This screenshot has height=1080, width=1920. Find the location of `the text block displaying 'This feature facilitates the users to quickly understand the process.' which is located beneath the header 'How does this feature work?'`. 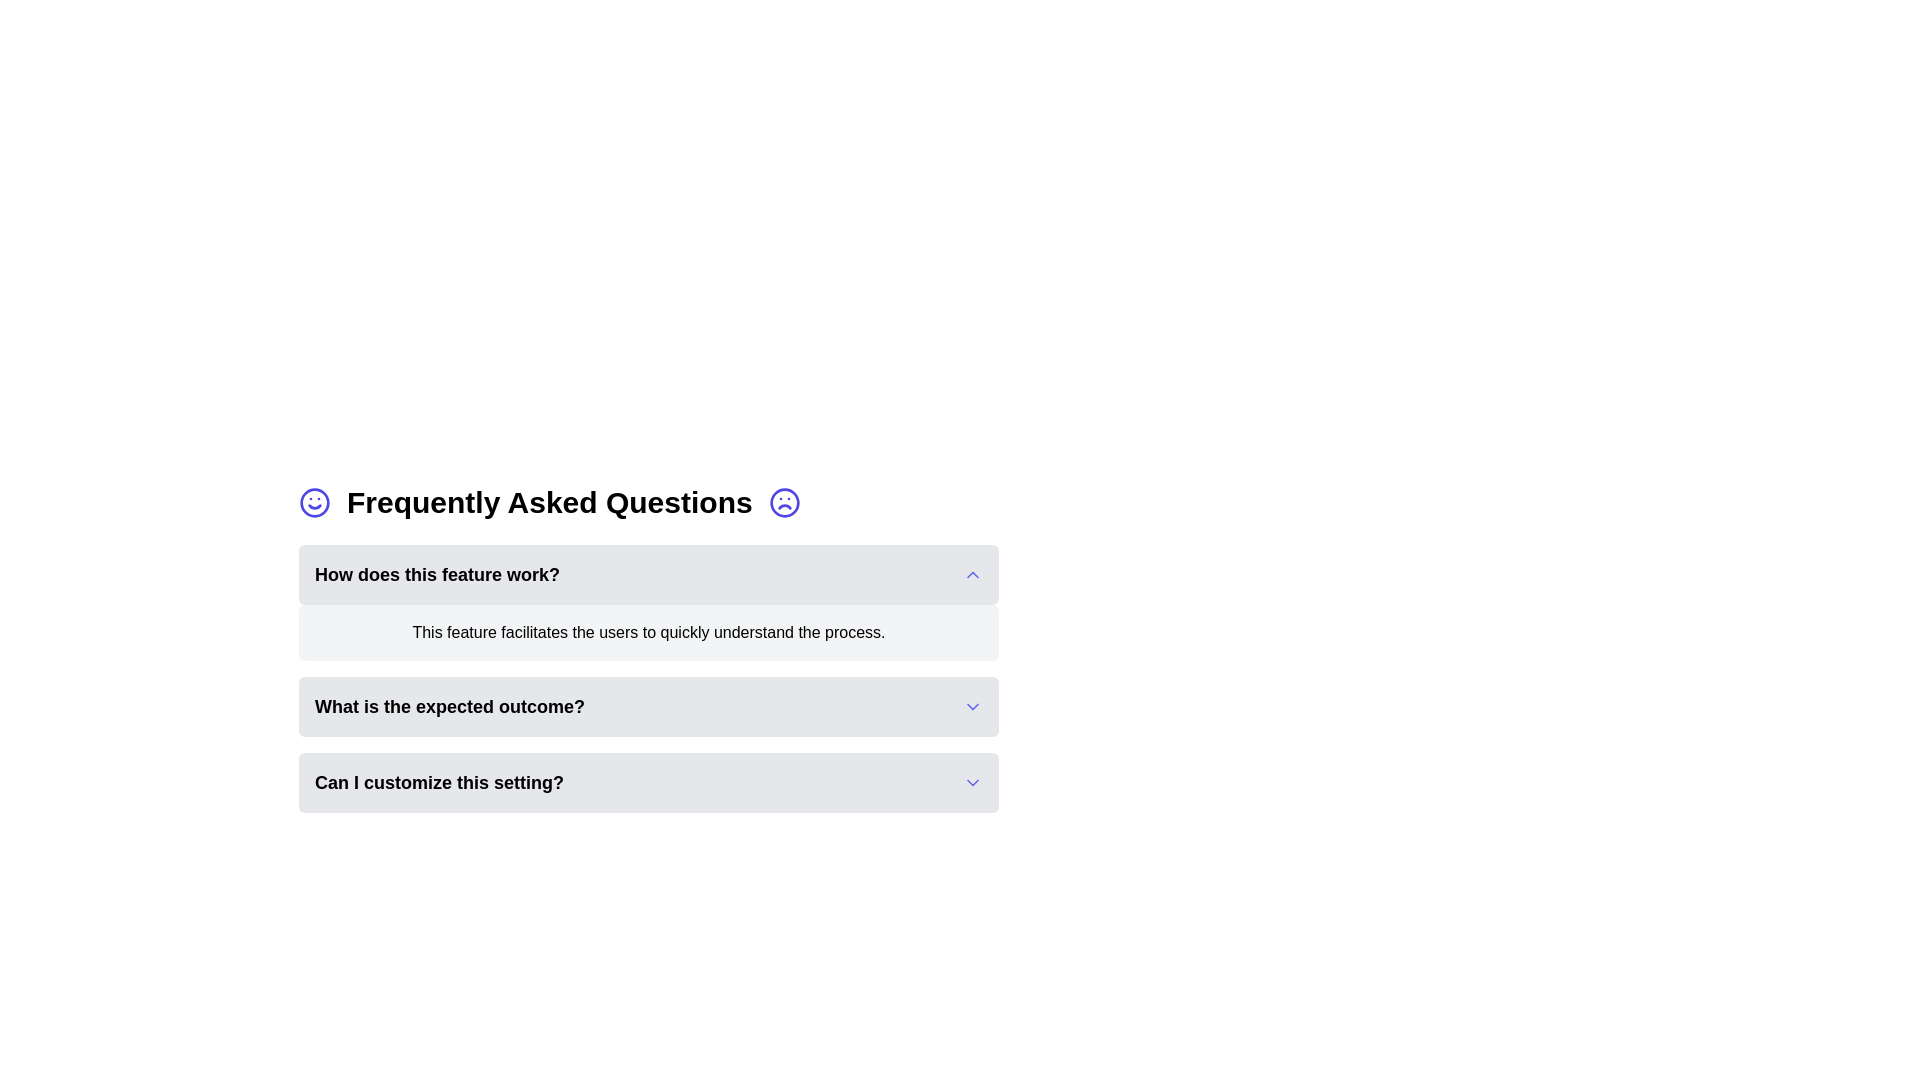

the text block displaying 'This feature facilitates the users to quickly understand the process.' which is located beneath the header 'How does this feature work?' is located at coordinates (648, 632).